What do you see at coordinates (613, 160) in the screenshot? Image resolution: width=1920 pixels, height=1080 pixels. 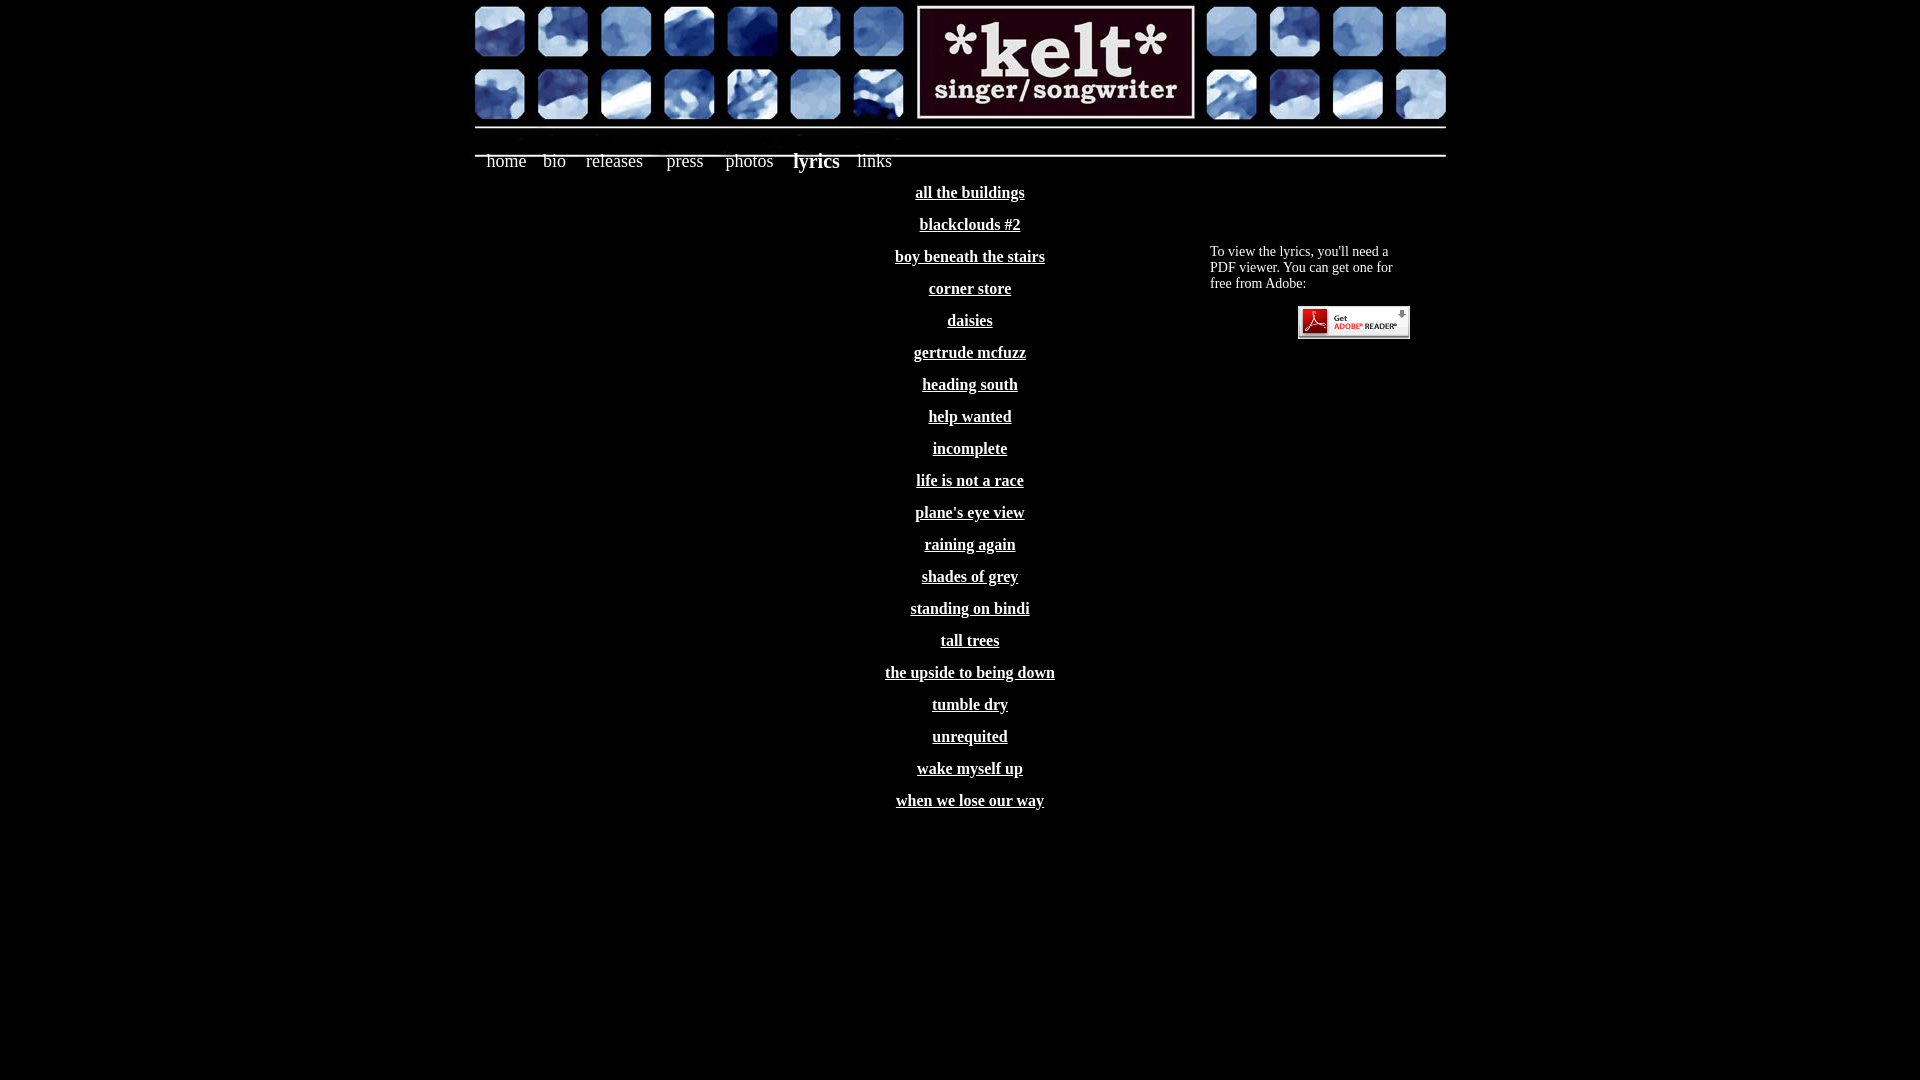 I see `'releases'` at bounding box center [613, 160].